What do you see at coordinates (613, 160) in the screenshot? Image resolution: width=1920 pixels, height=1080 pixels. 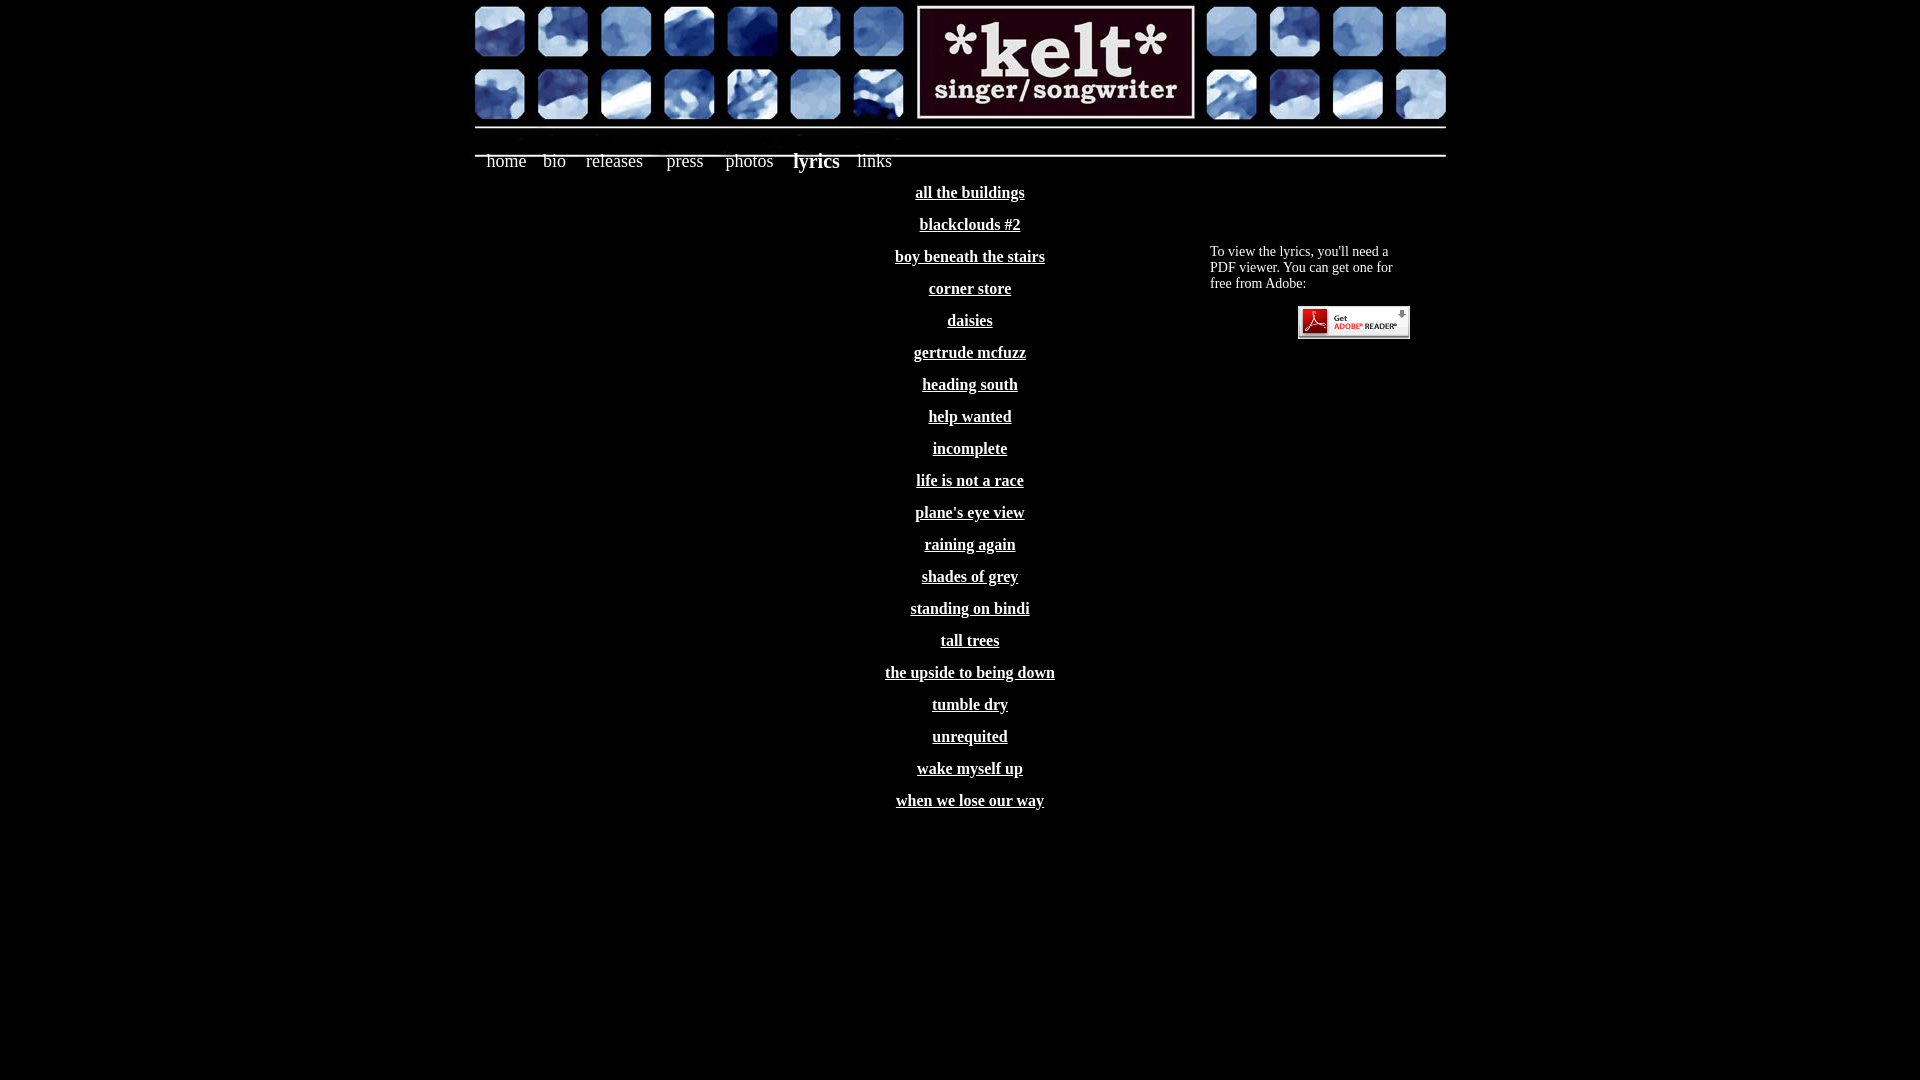 I see `'releases'` at bounding box center [613, 160].